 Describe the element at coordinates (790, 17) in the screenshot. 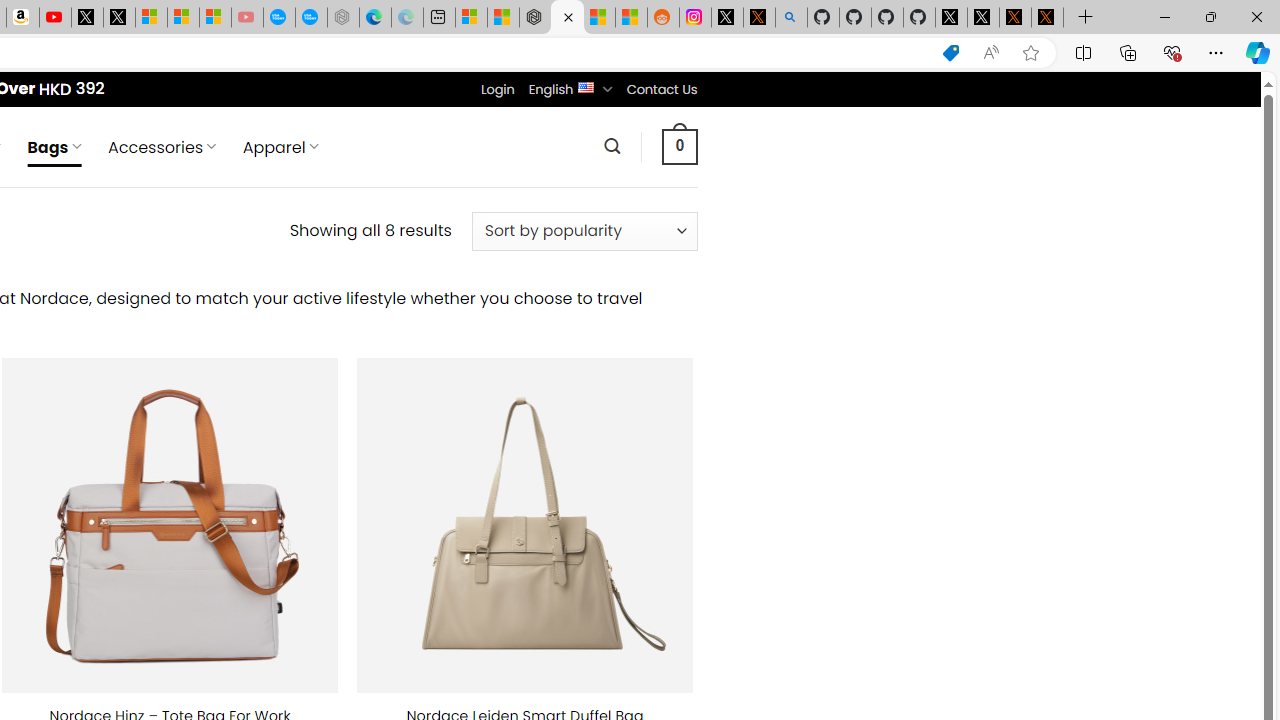

I see `'github - Search'` at that location.